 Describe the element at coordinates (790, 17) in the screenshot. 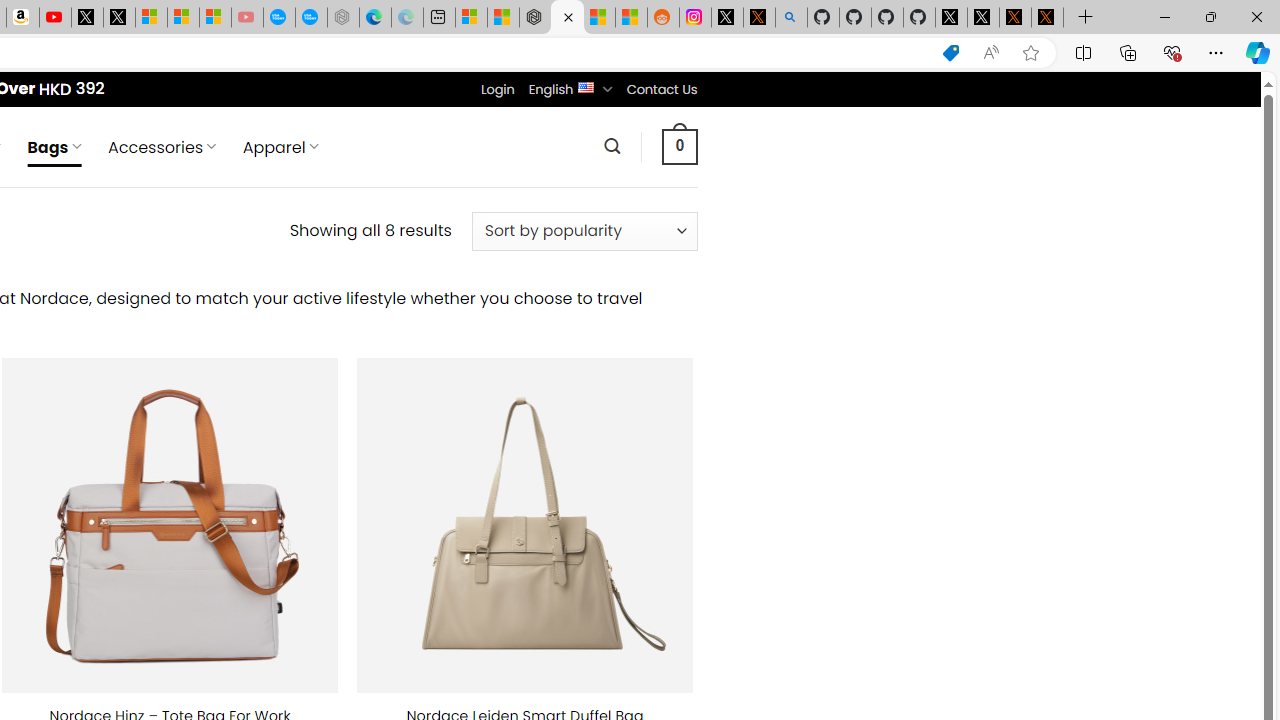

I see `'github - Search'` at that location.